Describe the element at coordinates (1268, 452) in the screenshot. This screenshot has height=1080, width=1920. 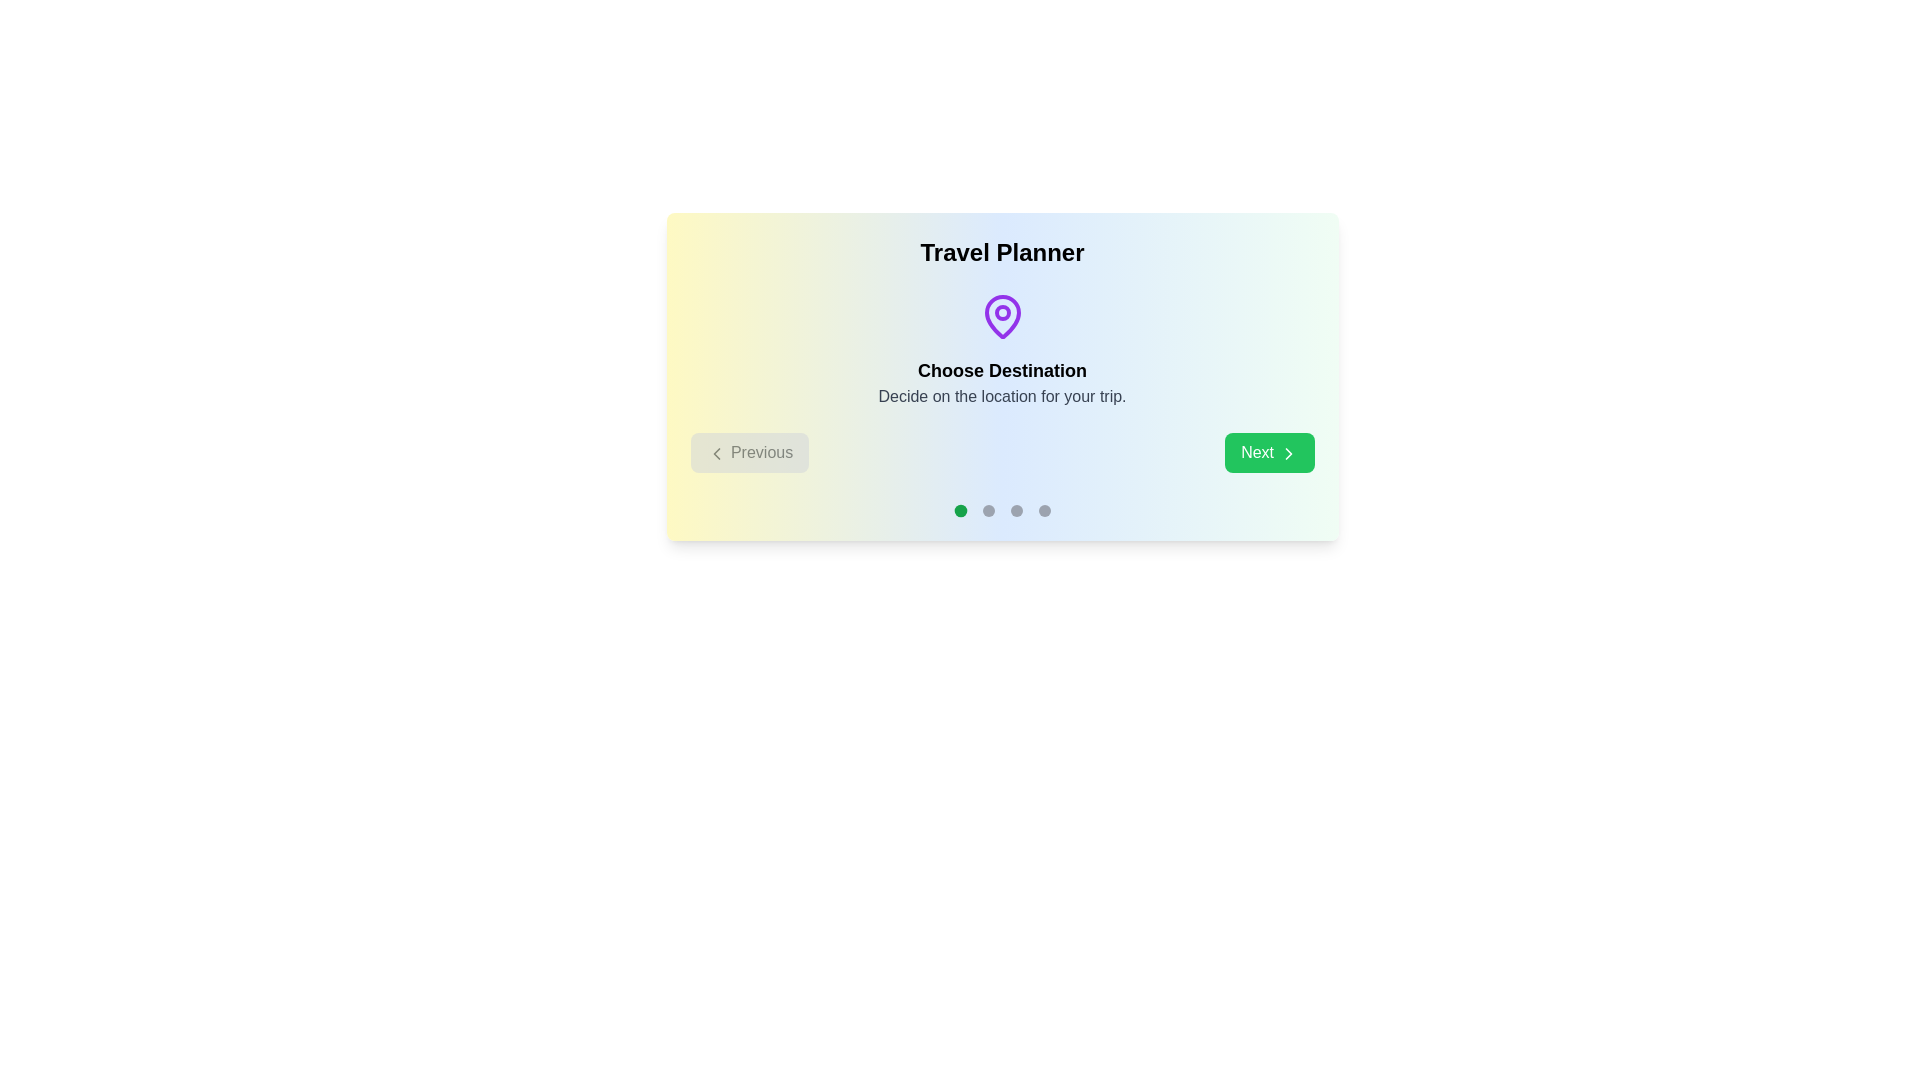
I see `the 'Next' button, which has white text on a vibrant green background and features a rightward chevron icon` at that location.